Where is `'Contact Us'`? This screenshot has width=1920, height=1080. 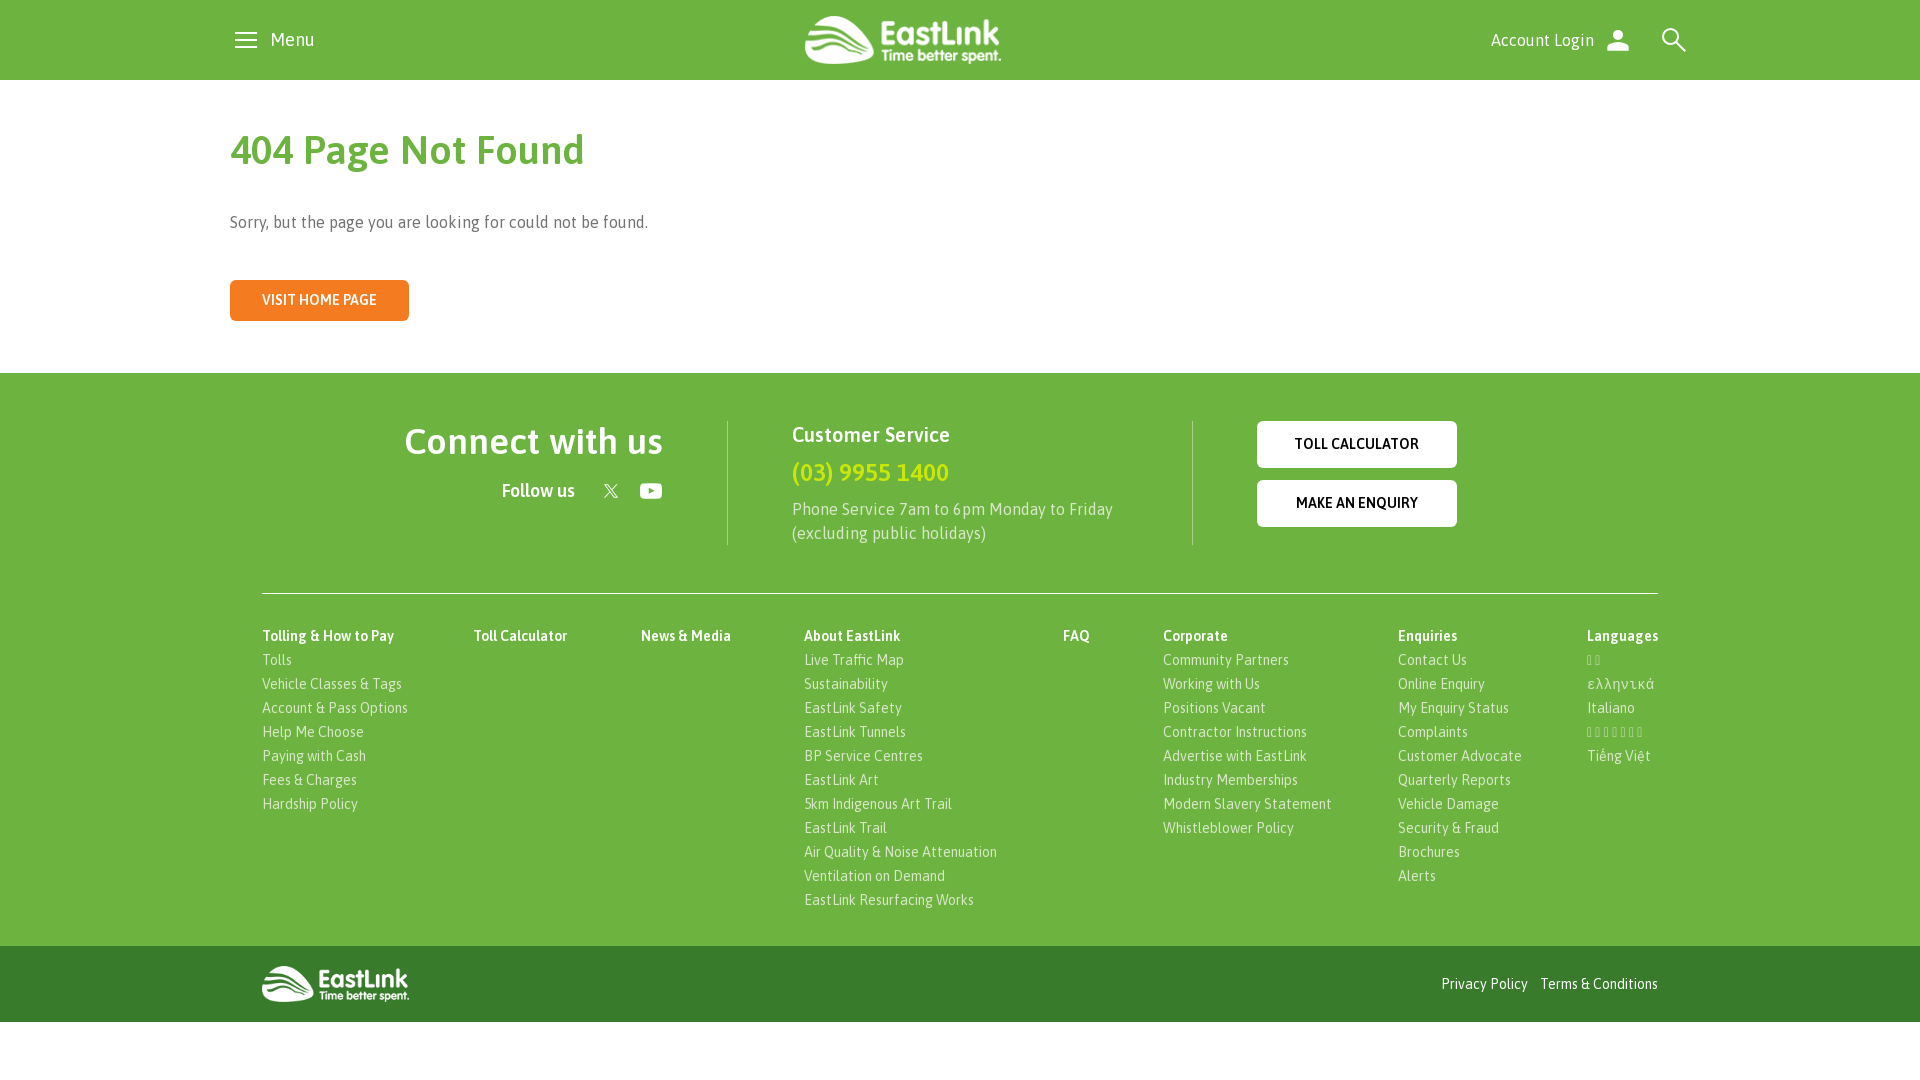 'Contact Us' is located at coordinates (1440, 659).